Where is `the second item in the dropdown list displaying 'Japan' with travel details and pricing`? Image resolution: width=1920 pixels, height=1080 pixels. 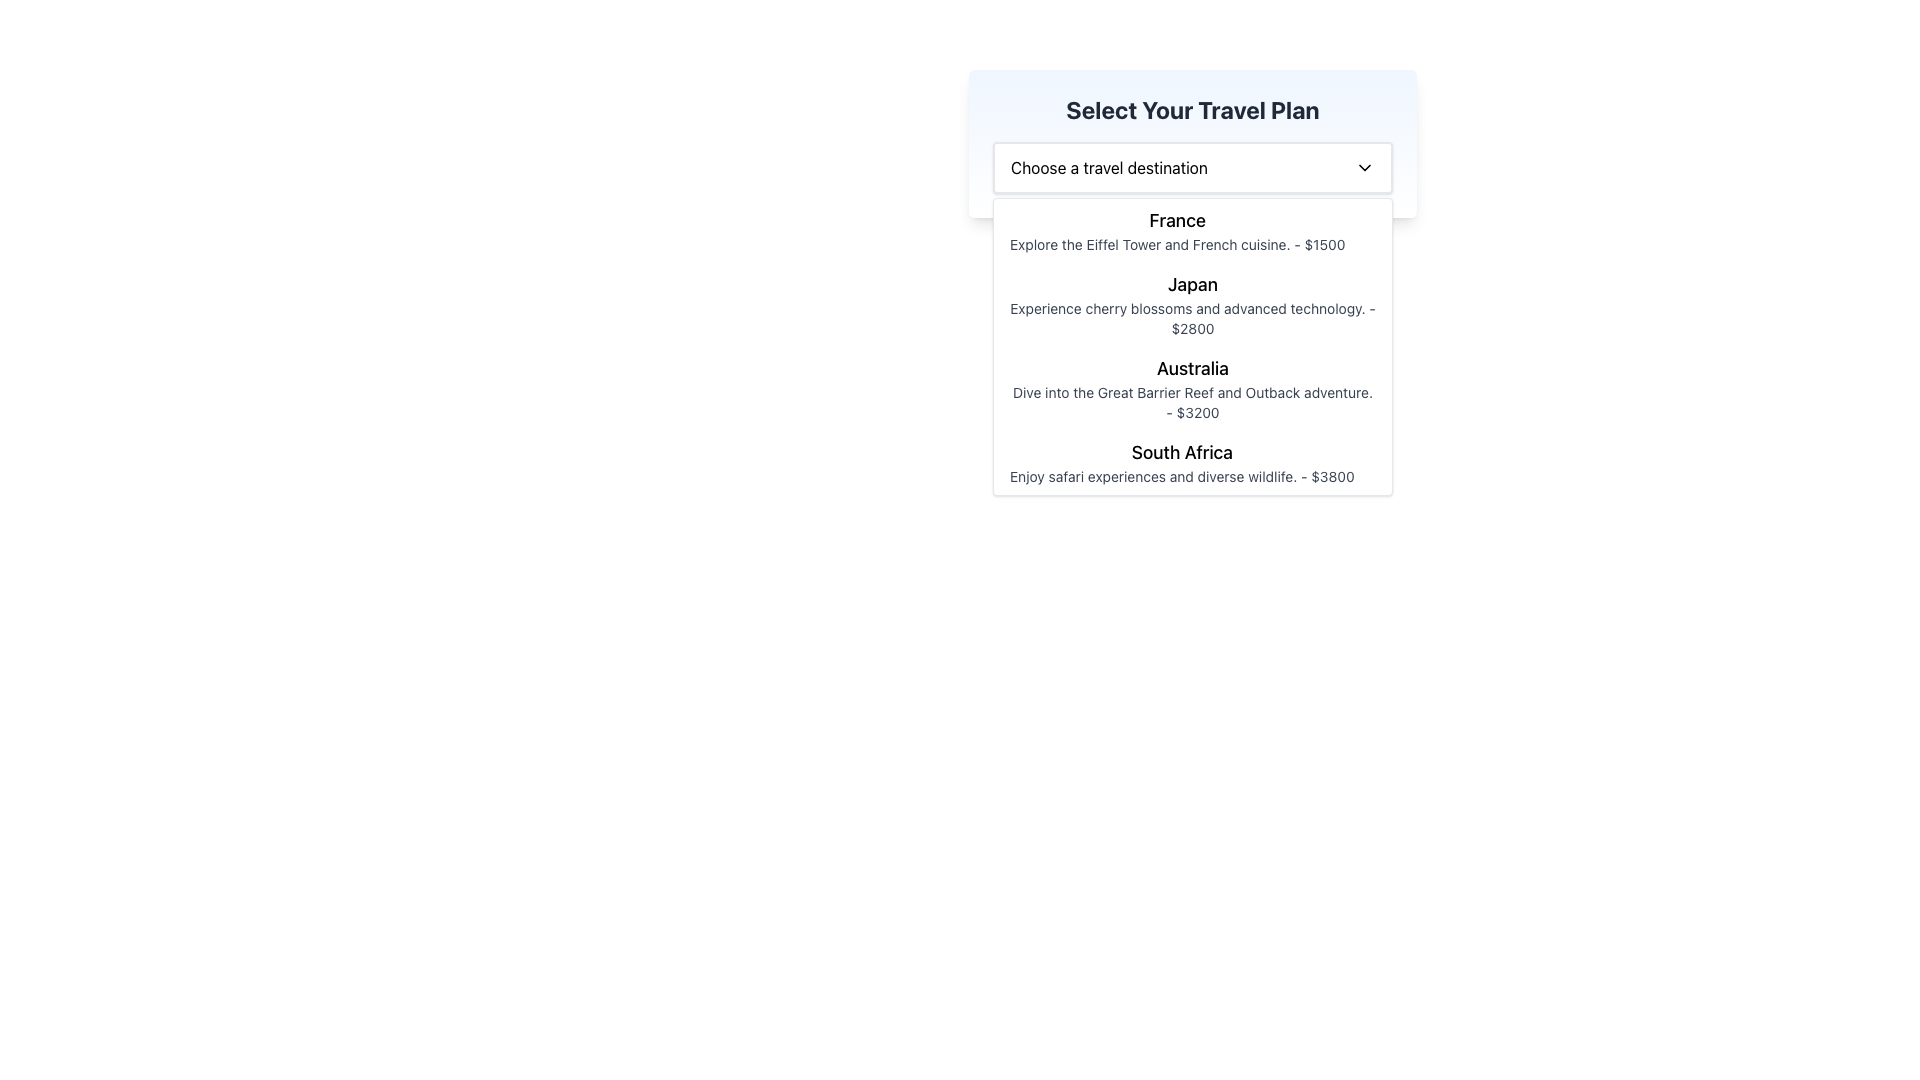
the second item in the dropdown list displaying 'Japan' with travel details and pricing is located at coordinates (1193, 304).